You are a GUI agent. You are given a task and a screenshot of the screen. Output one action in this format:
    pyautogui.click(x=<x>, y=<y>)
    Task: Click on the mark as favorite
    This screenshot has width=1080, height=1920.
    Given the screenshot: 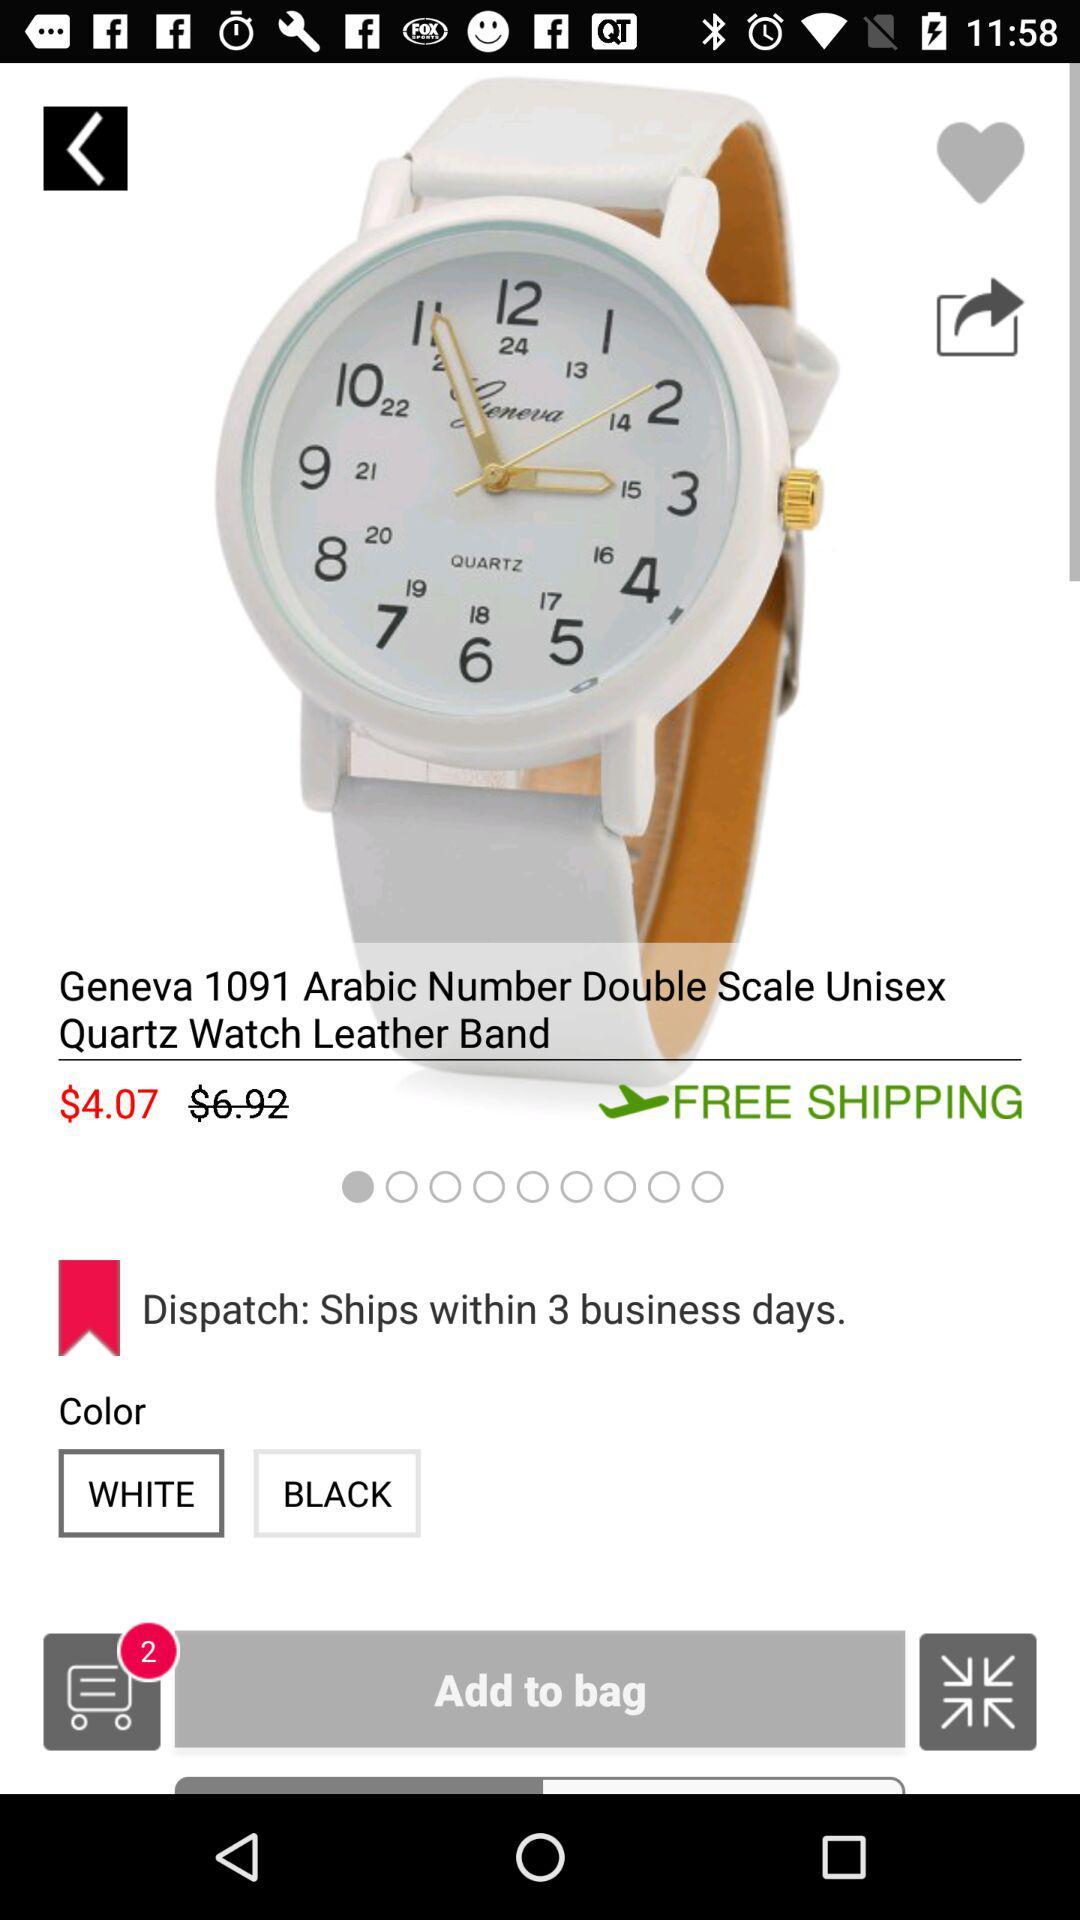 What is the action you would take?
    pyautogui.click(x=979, y=162)
    